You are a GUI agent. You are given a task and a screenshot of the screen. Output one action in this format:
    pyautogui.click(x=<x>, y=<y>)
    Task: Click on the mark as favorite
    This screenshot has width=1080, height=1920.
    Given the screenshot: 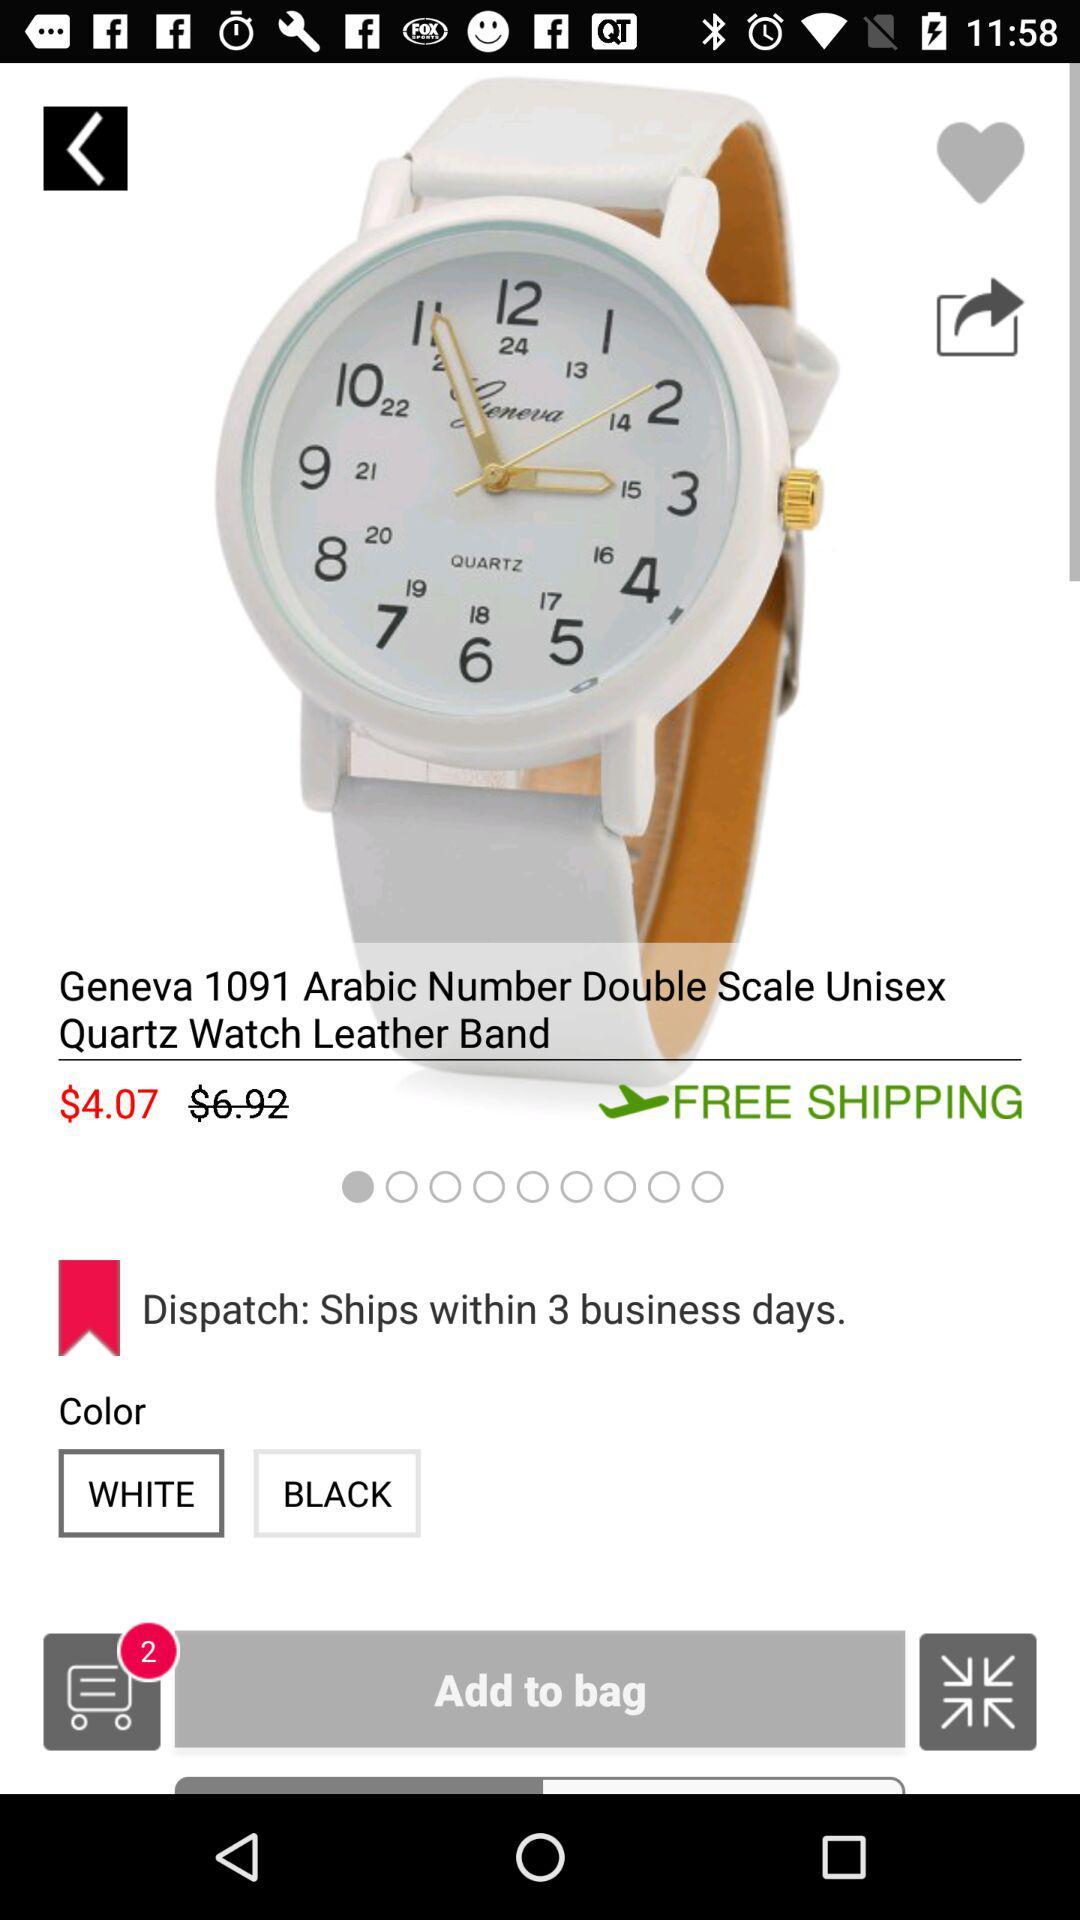 What is the action you would take?
    pyautogui.click(x=979, y=162)
    